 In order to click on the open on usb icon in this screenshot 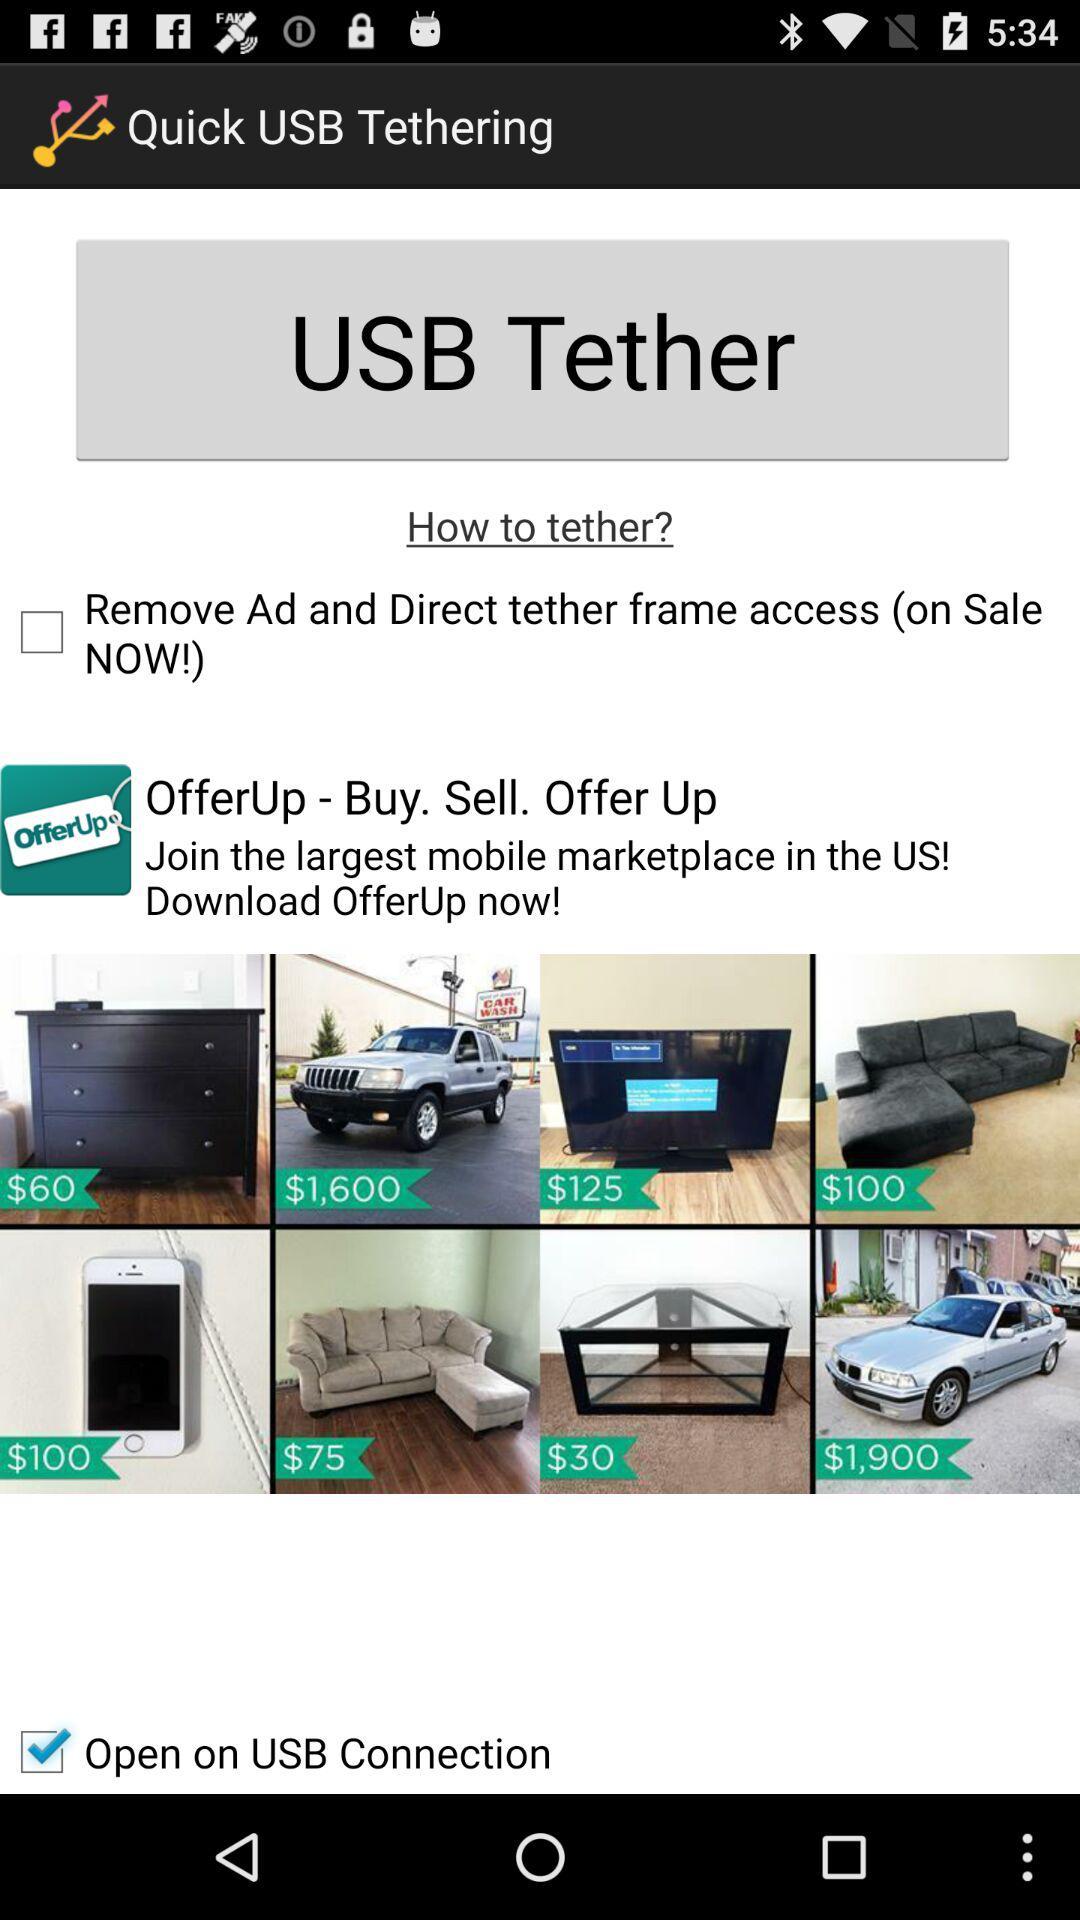, I will do `click(276, 1751)`.